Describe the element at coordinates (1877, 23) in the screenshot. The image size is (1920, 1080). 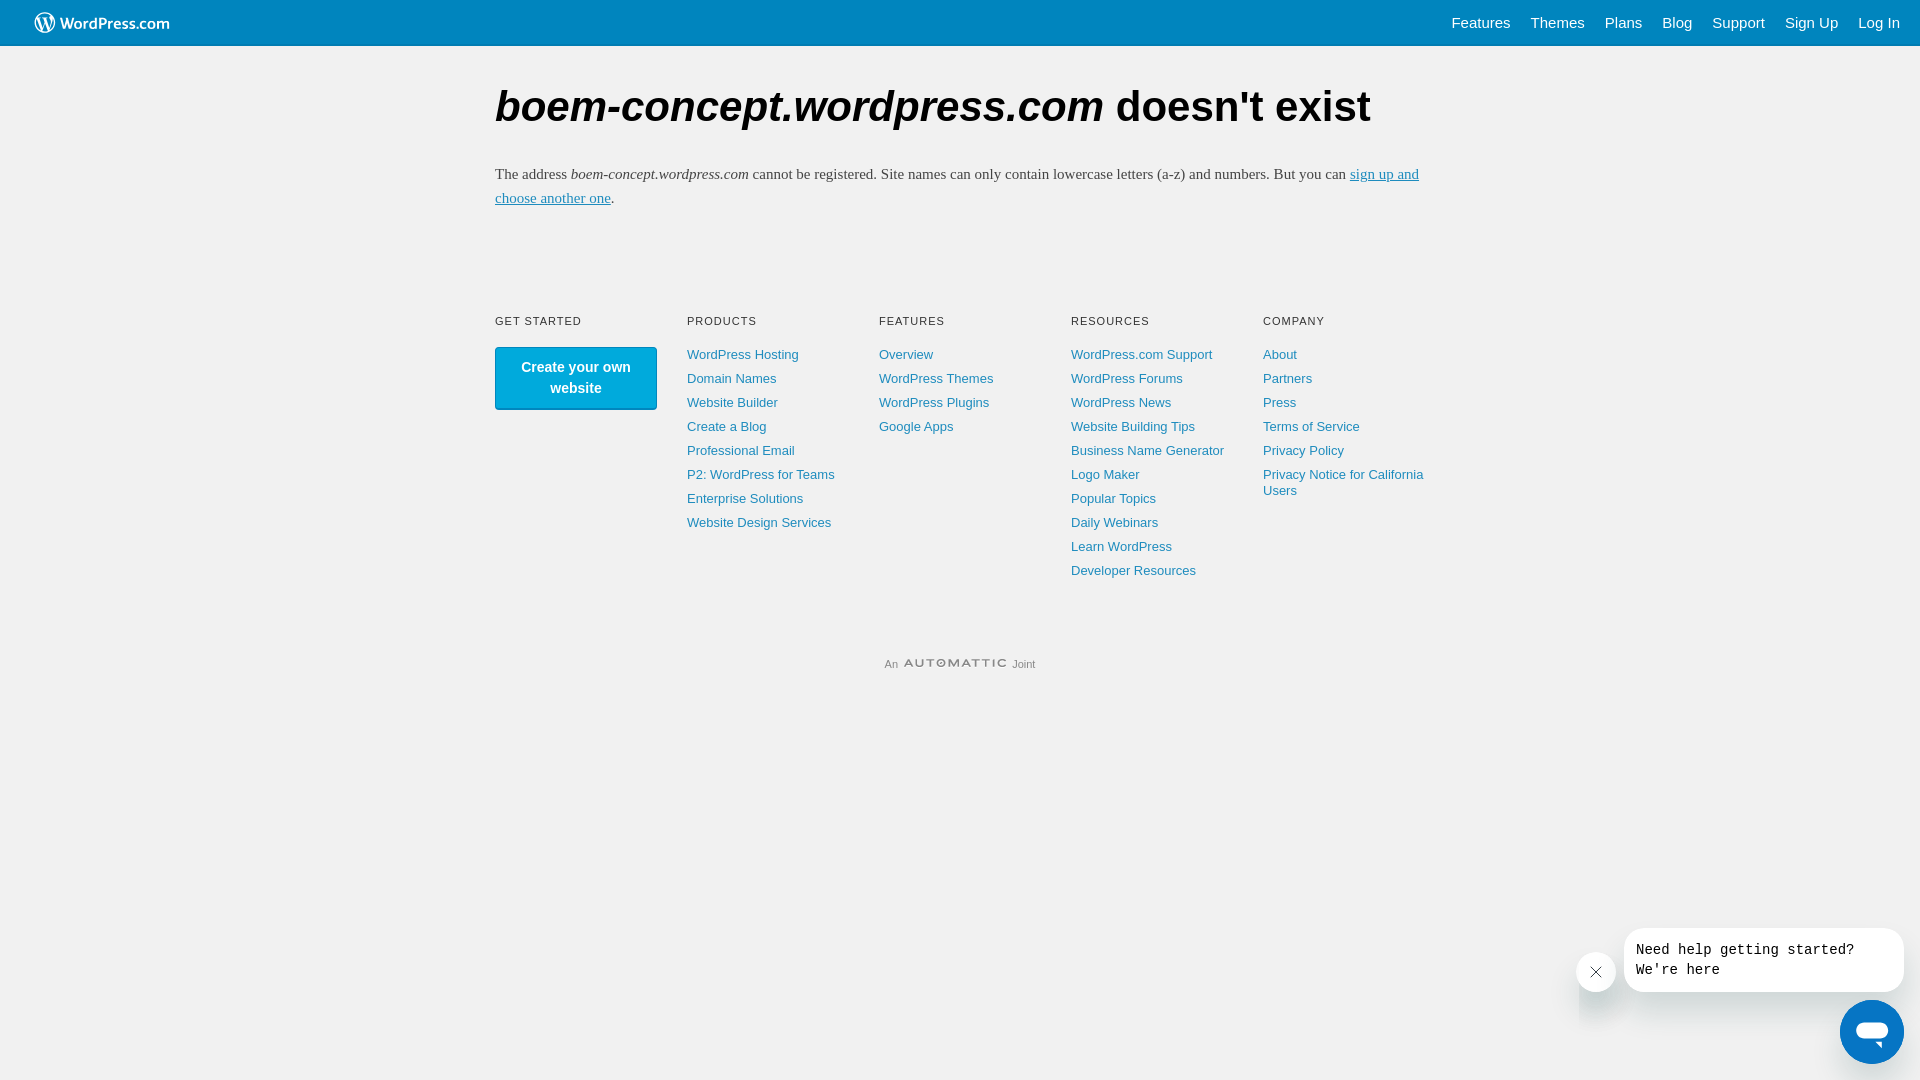
I see `'Log In'` at that location.